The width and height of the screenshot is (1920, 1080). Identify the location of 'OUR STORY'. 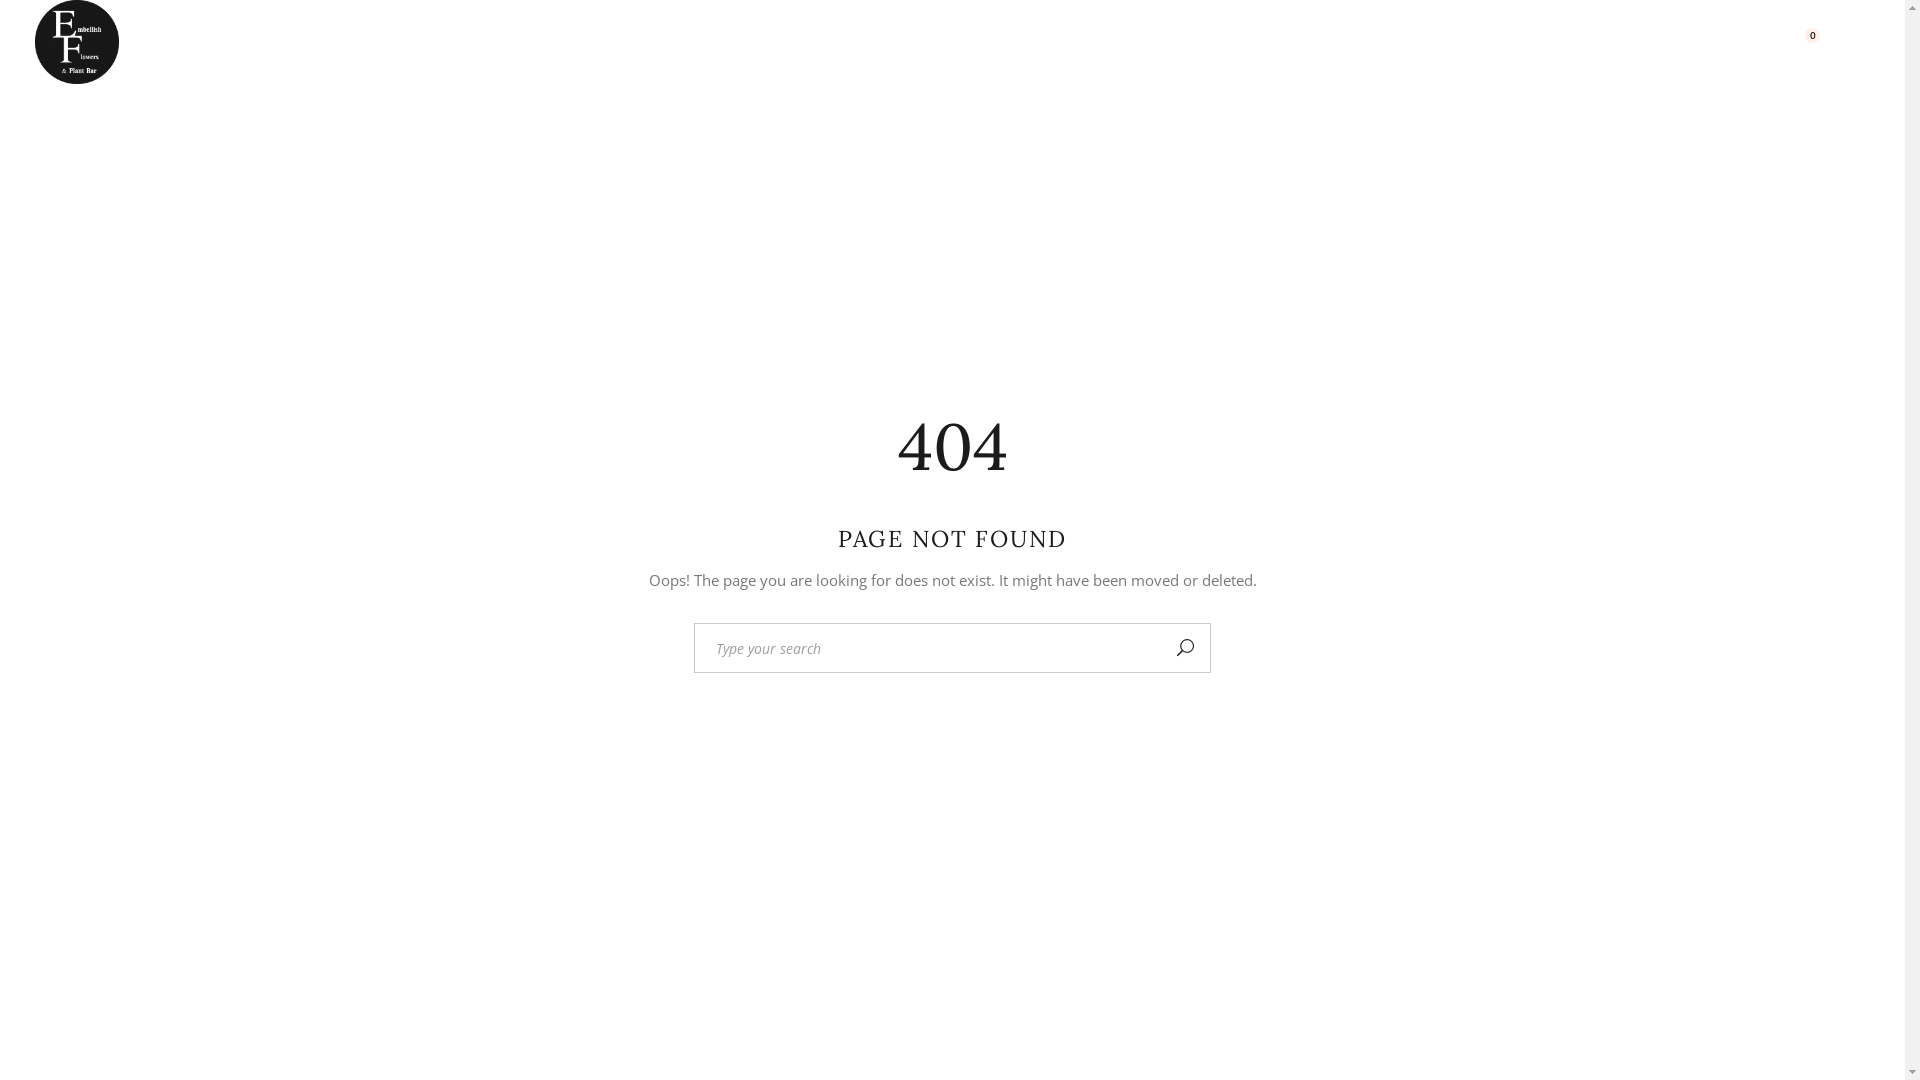
(1458, 42).